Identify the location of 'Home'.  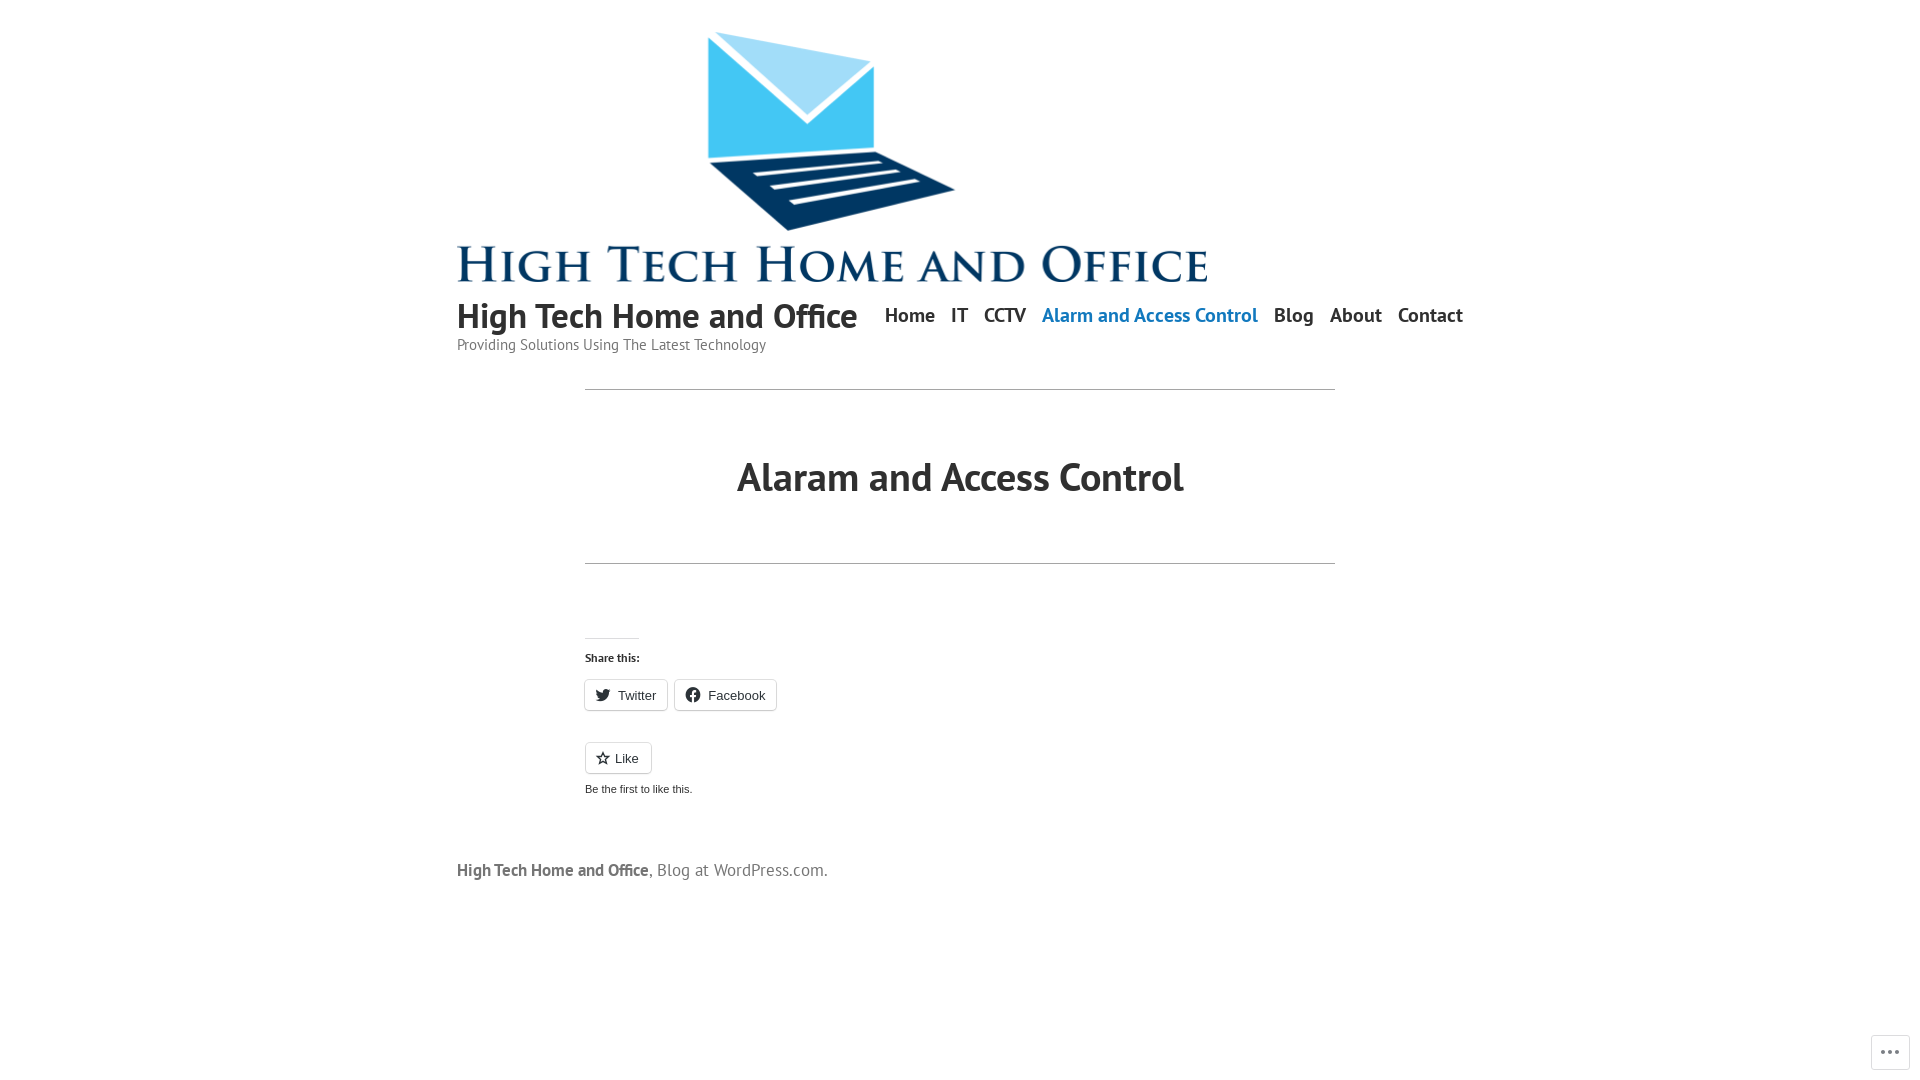
(909, 315).